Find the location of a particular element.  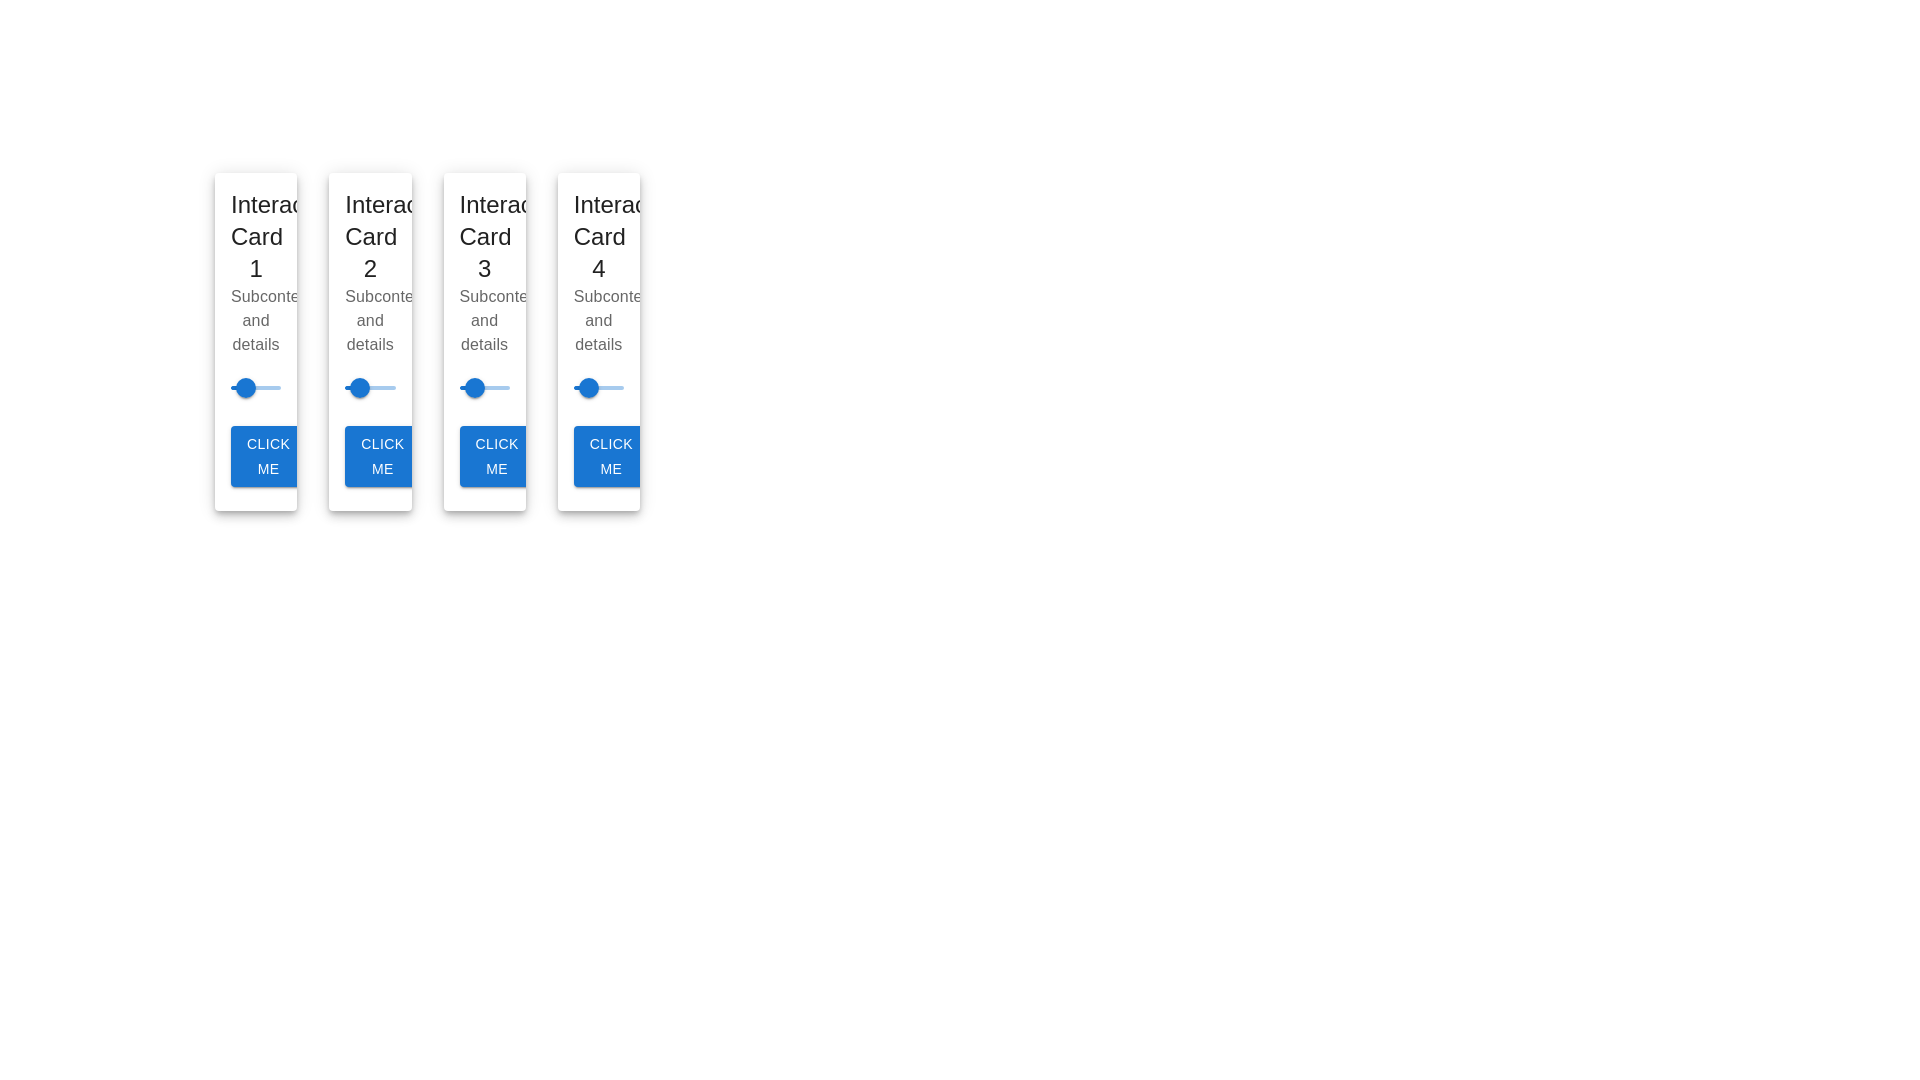

the 'Click Me' button located at the bottom of 'Interactive Card 2' is located at coordinates (382, 456).